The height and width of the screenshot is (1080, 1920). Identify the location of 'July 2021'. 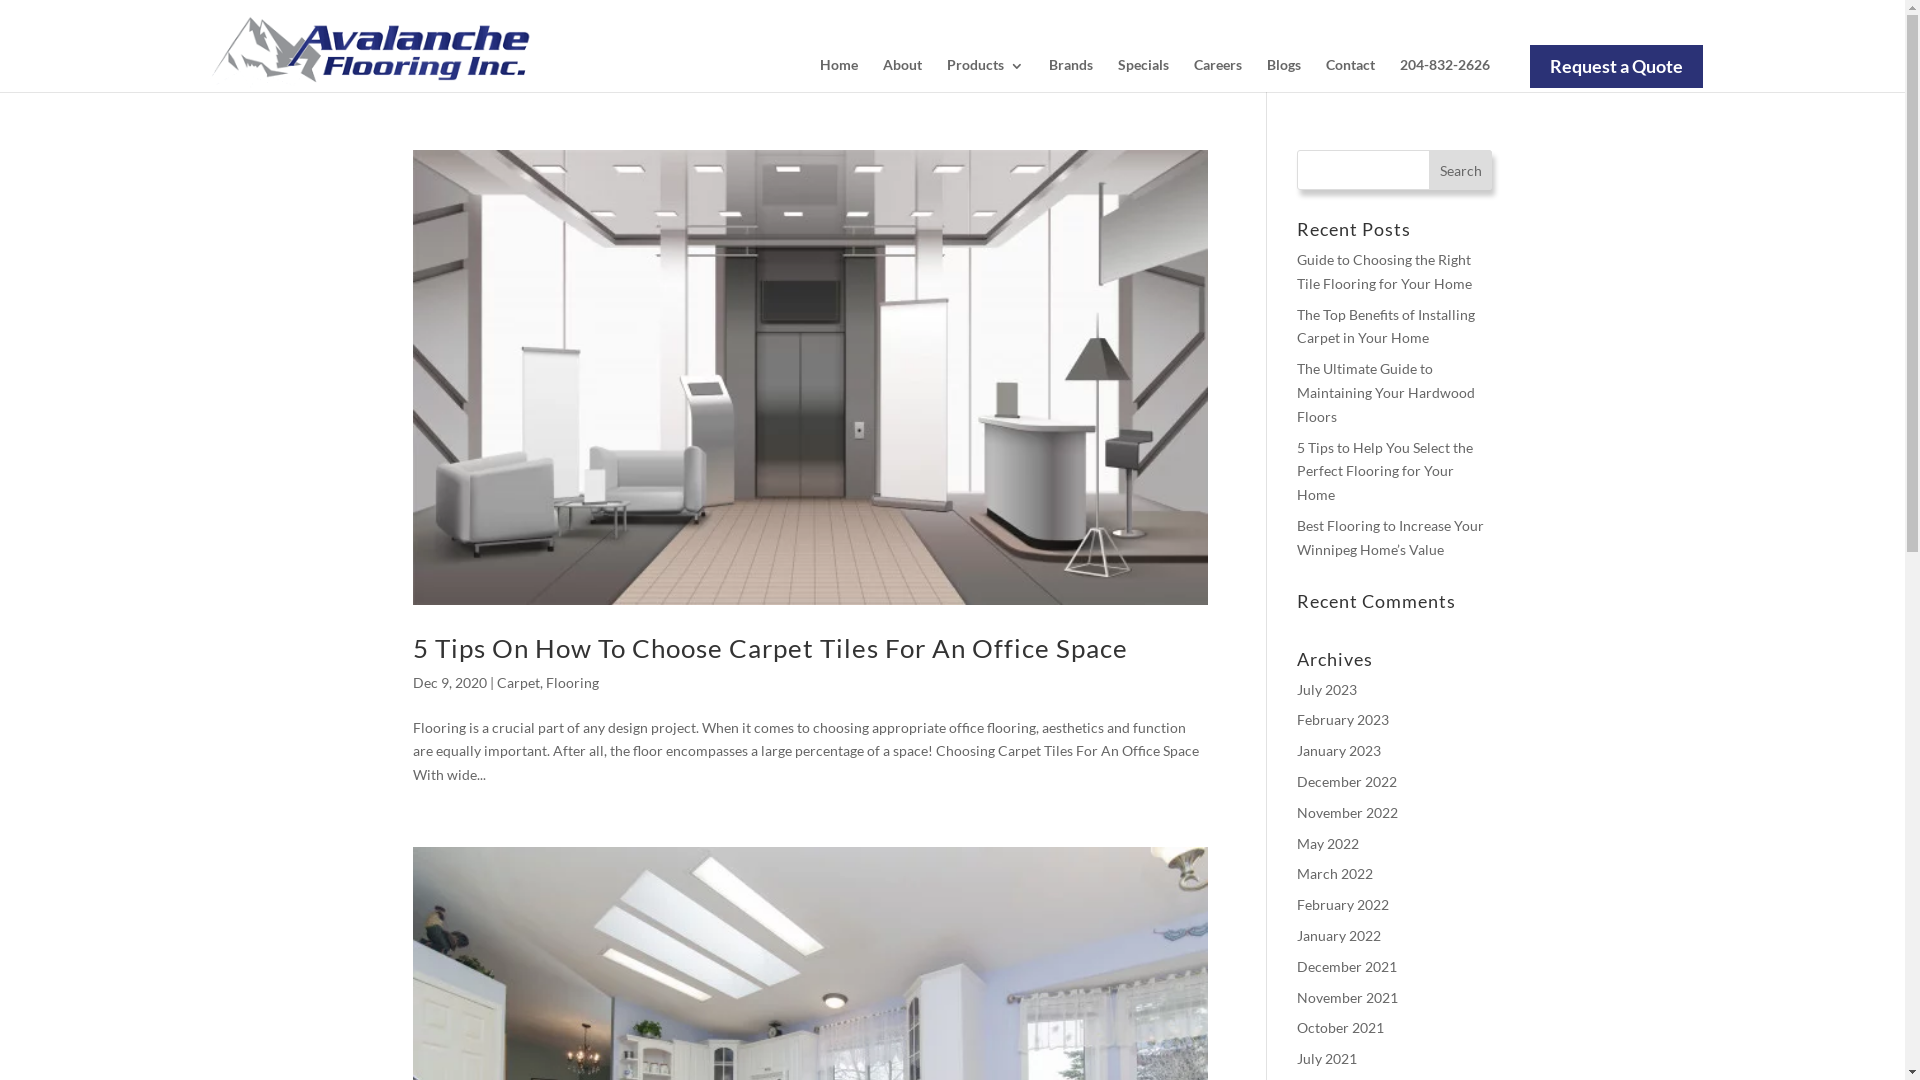
(1326, 1057).